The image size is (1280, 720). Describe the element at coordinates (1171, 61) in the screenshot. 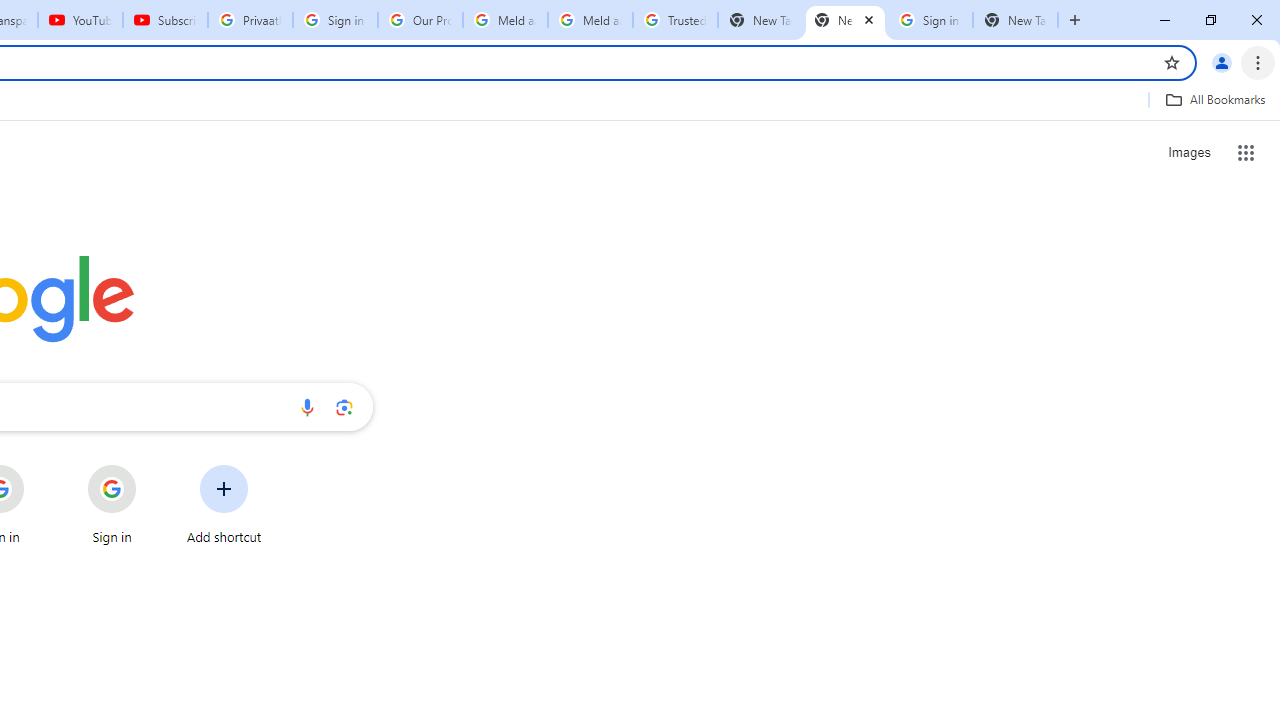

I see `'Bookmark this tab'` at that location.